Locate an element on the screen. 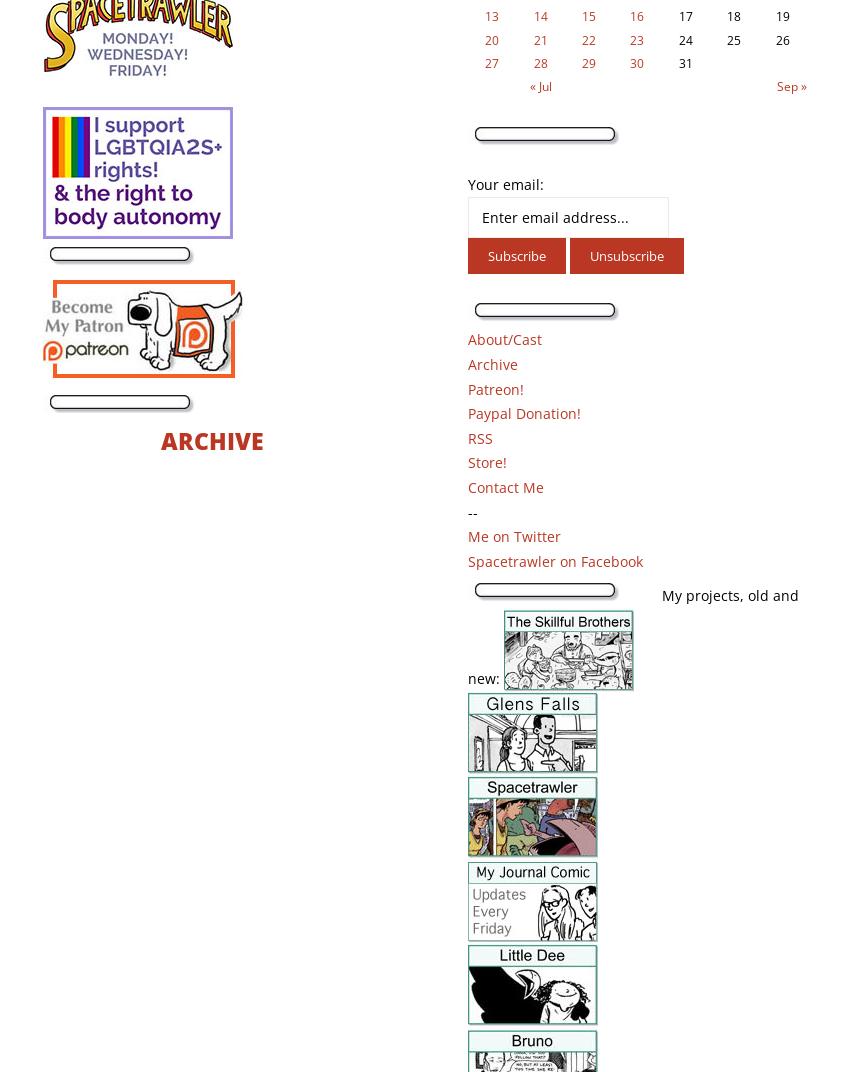 The image size is (850, 1072). '20' is located at coordinates (491, 38).